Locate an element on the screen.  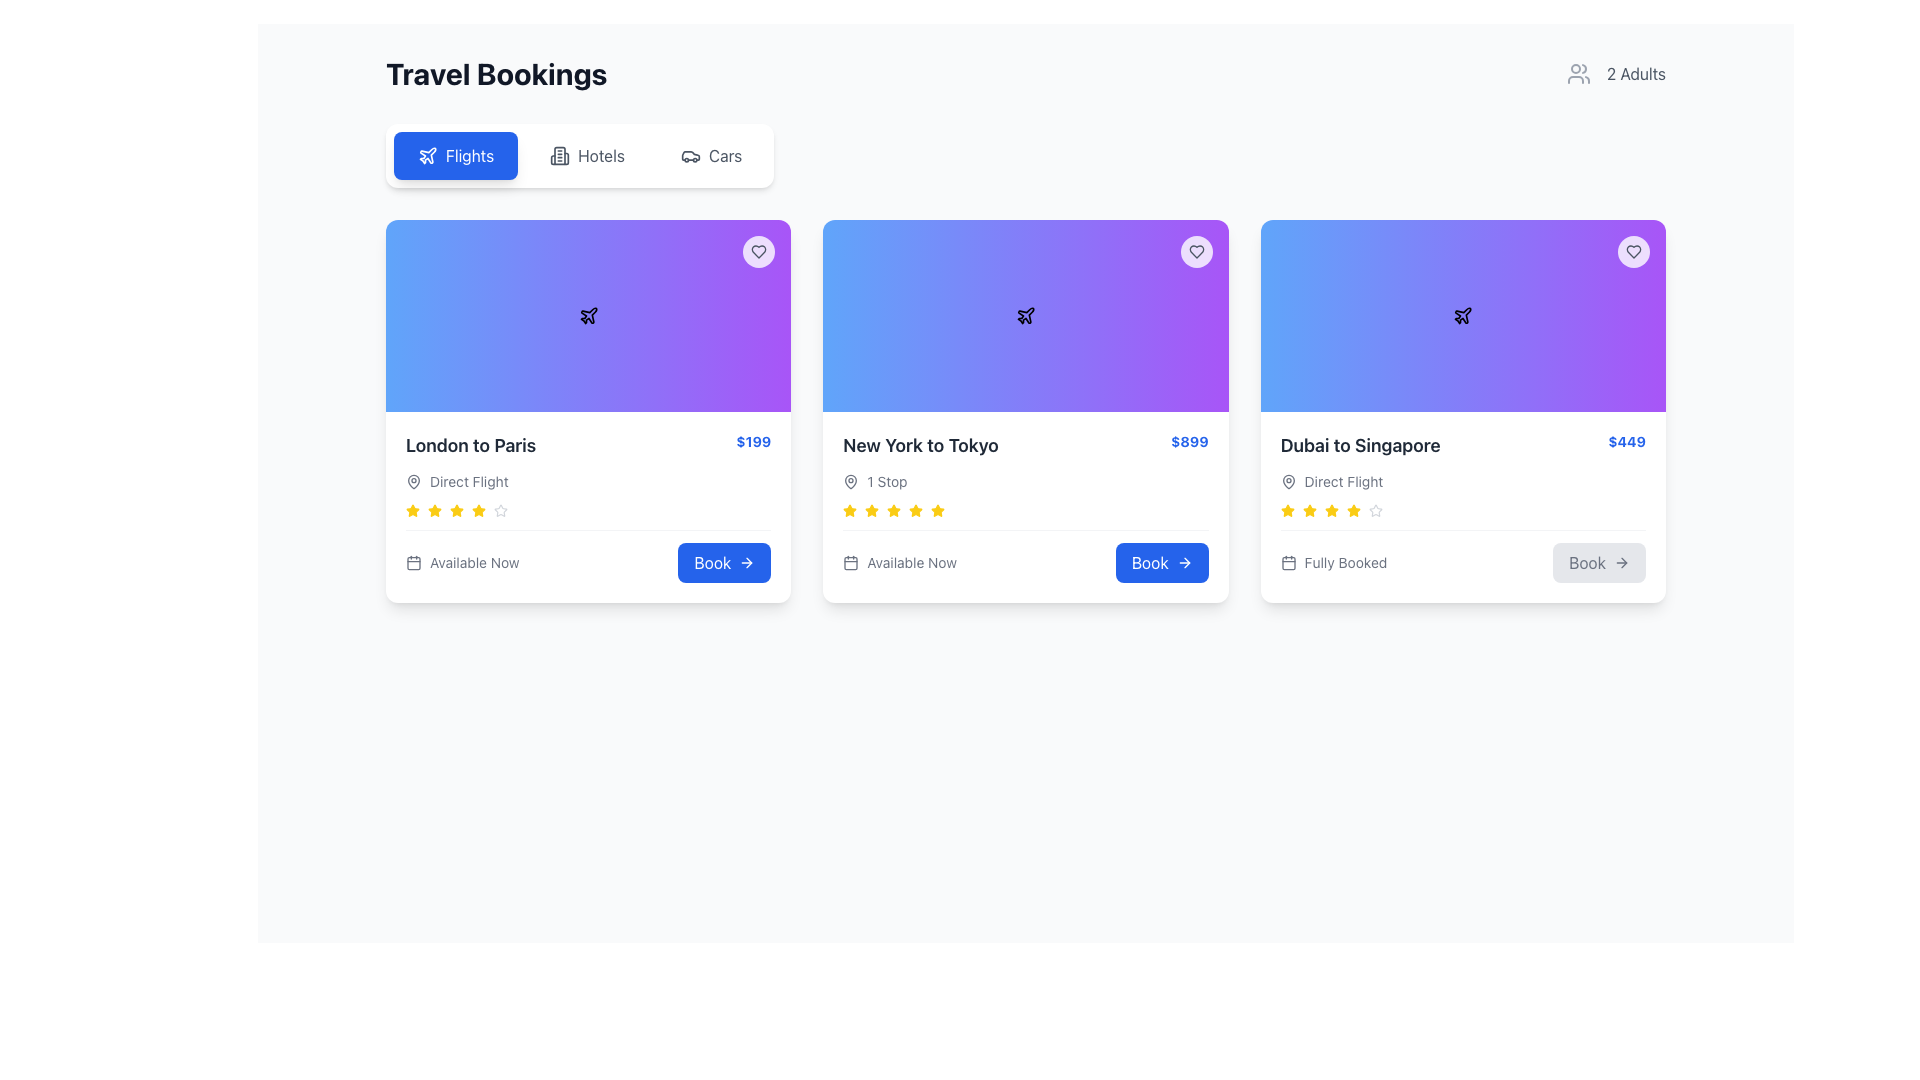
availability status from the text label with an accompanying icon located in the bottom-left corner of the panel for 'London to Paris', above the 'Book' button is located at coordinates (461, 563).